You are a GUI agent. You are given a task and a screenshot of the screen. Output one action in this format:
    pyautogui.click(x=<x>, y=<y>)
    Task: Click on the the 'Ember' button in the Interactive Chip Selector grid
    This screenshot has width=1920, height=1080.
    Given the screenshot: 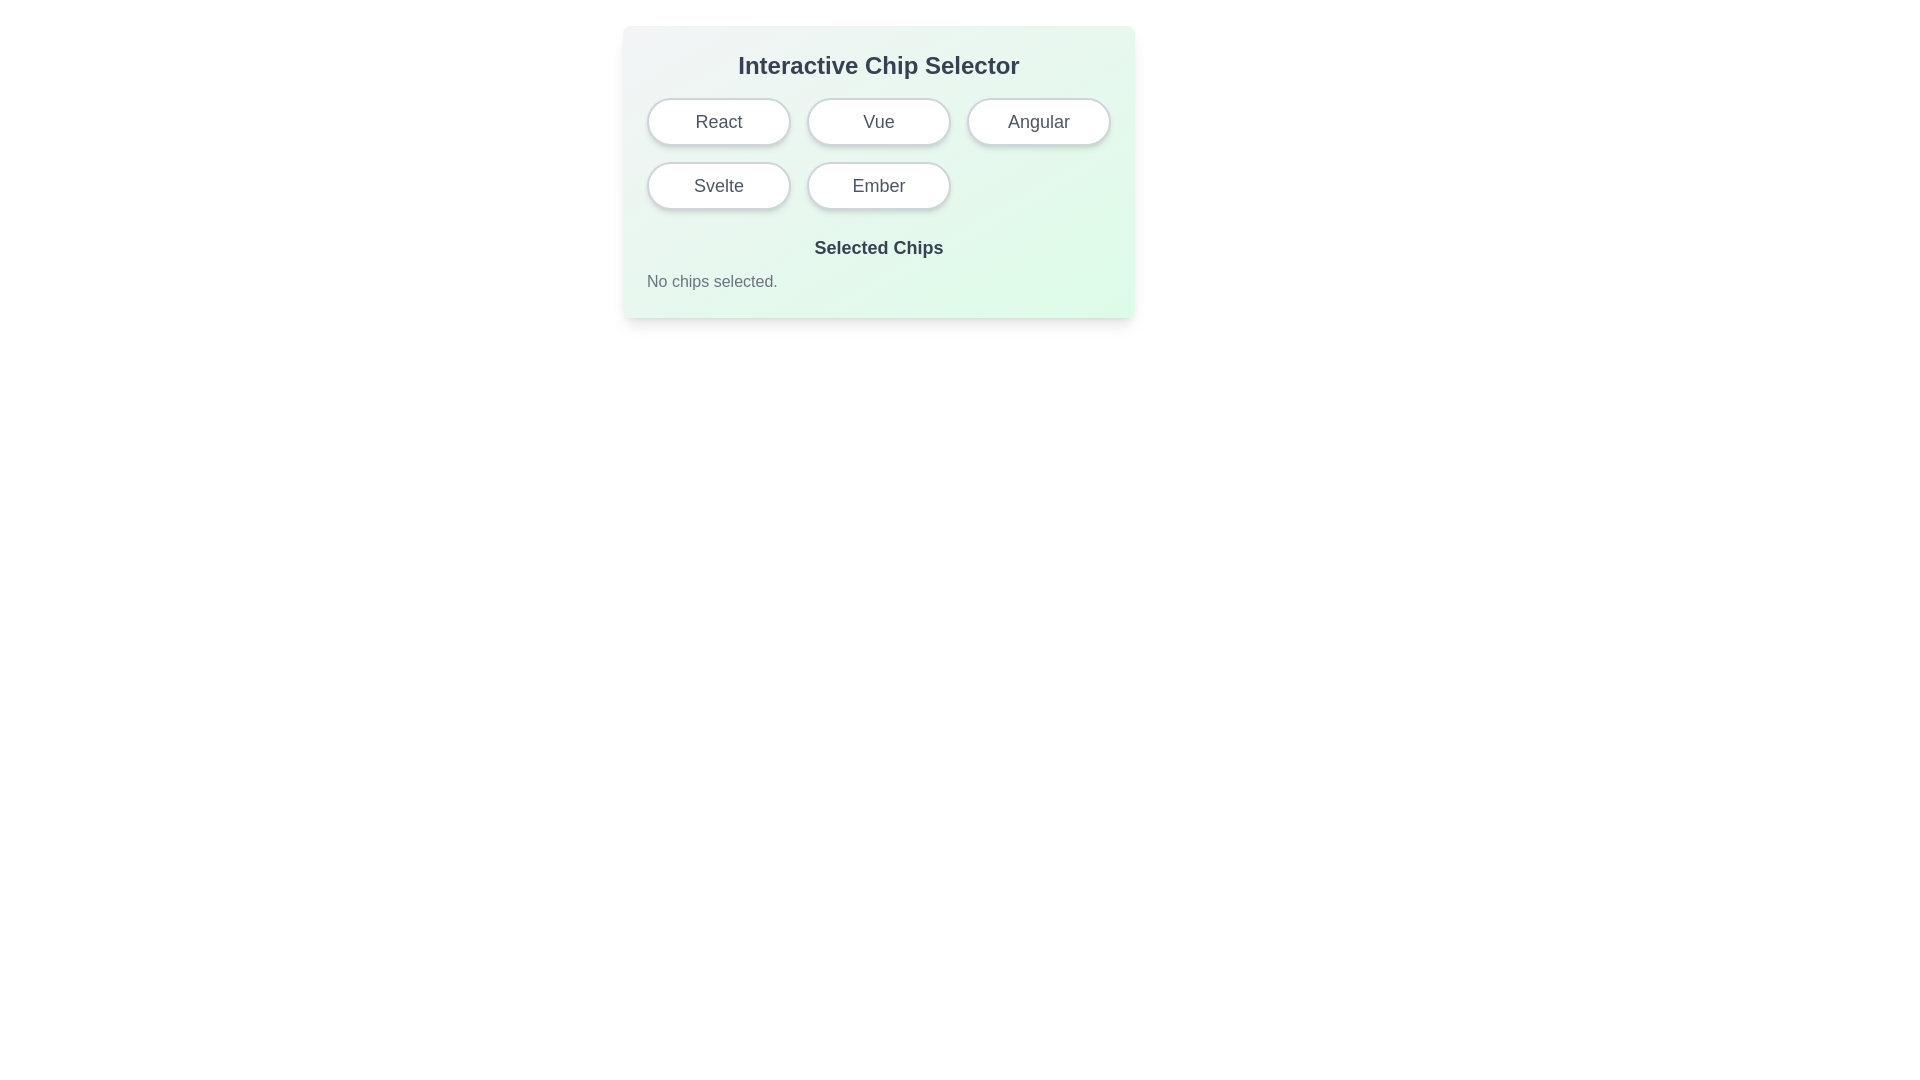 What is the action you would take?
    pyautogui.click(x=878, y=171)
    